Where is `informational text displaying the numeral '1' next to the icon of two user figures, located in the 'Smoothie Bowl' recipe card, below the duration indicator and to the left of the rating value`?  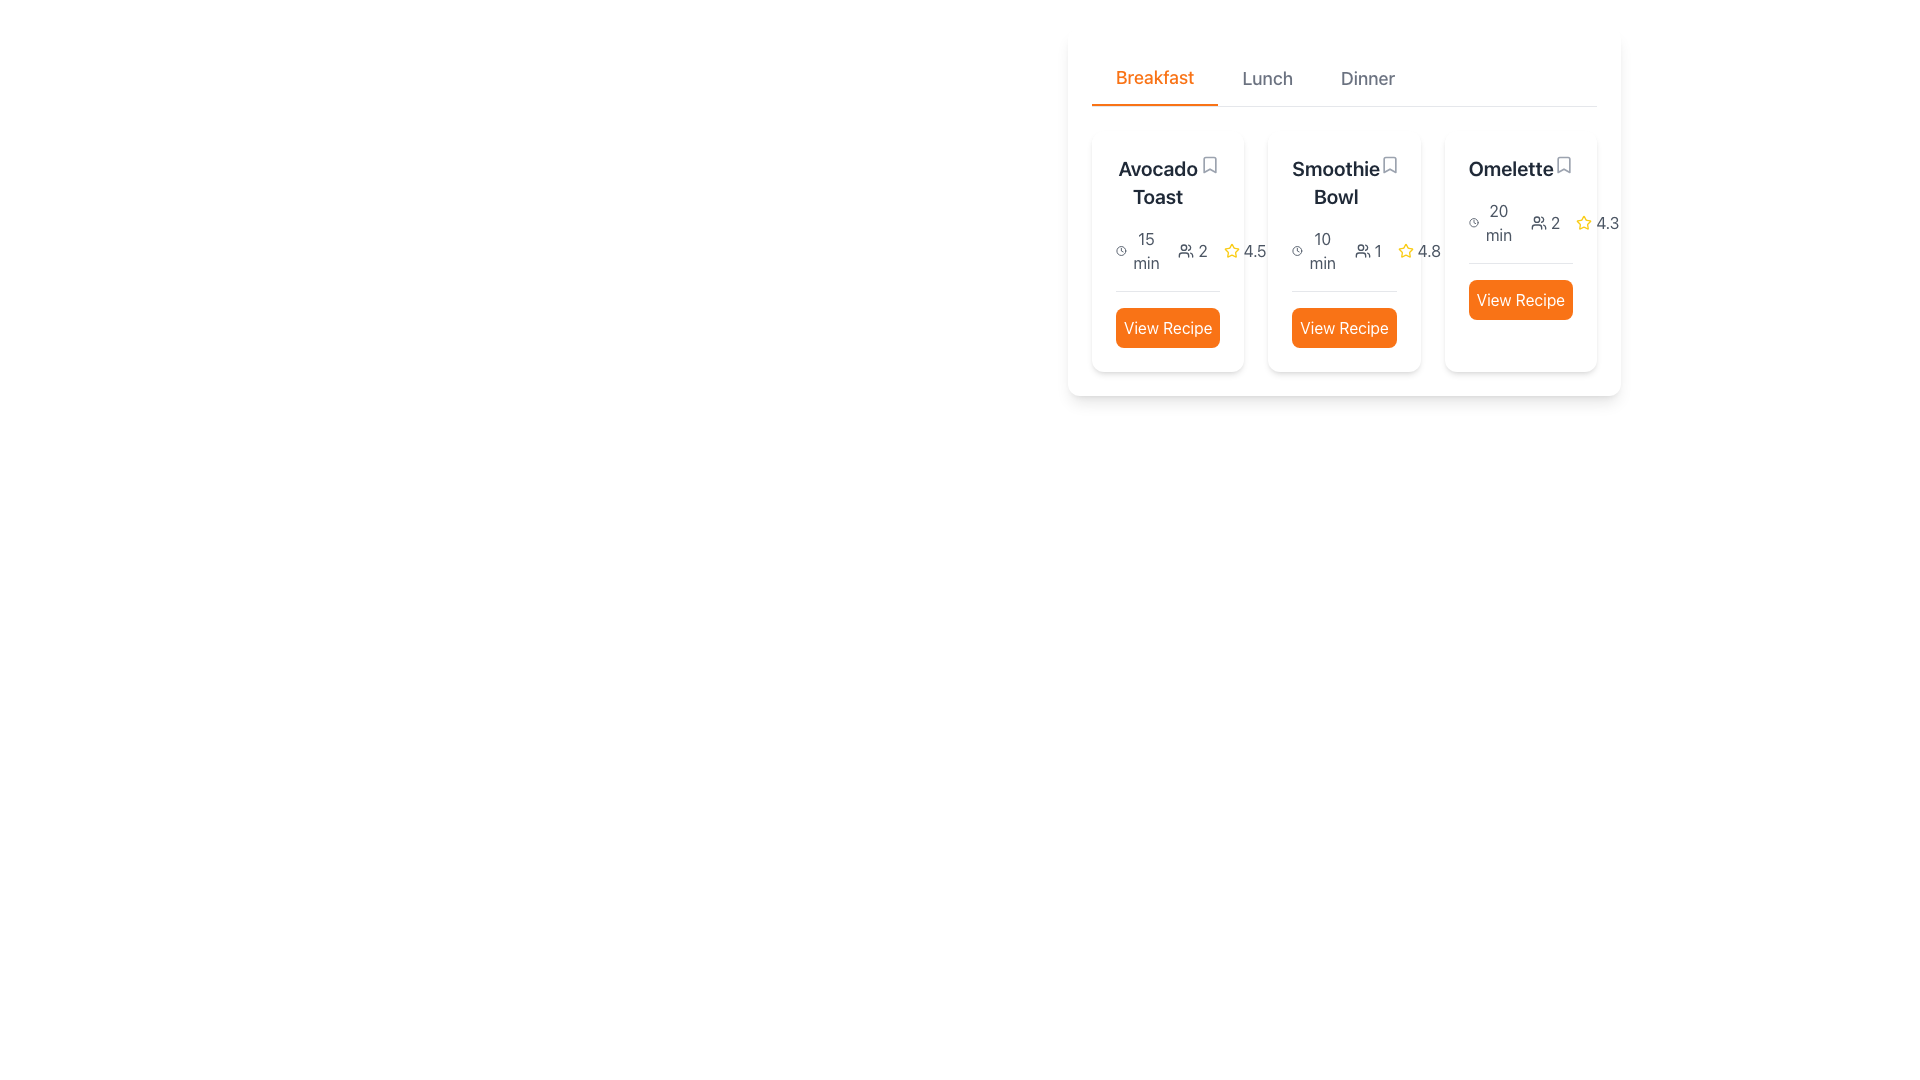
informational text displaying the numeral '1' next to the icon of two user figures, located in the 'Smoothie Bowl' recipe card, below the duration indicator and to the left of the rating value is located at coordinates (1367, 249).